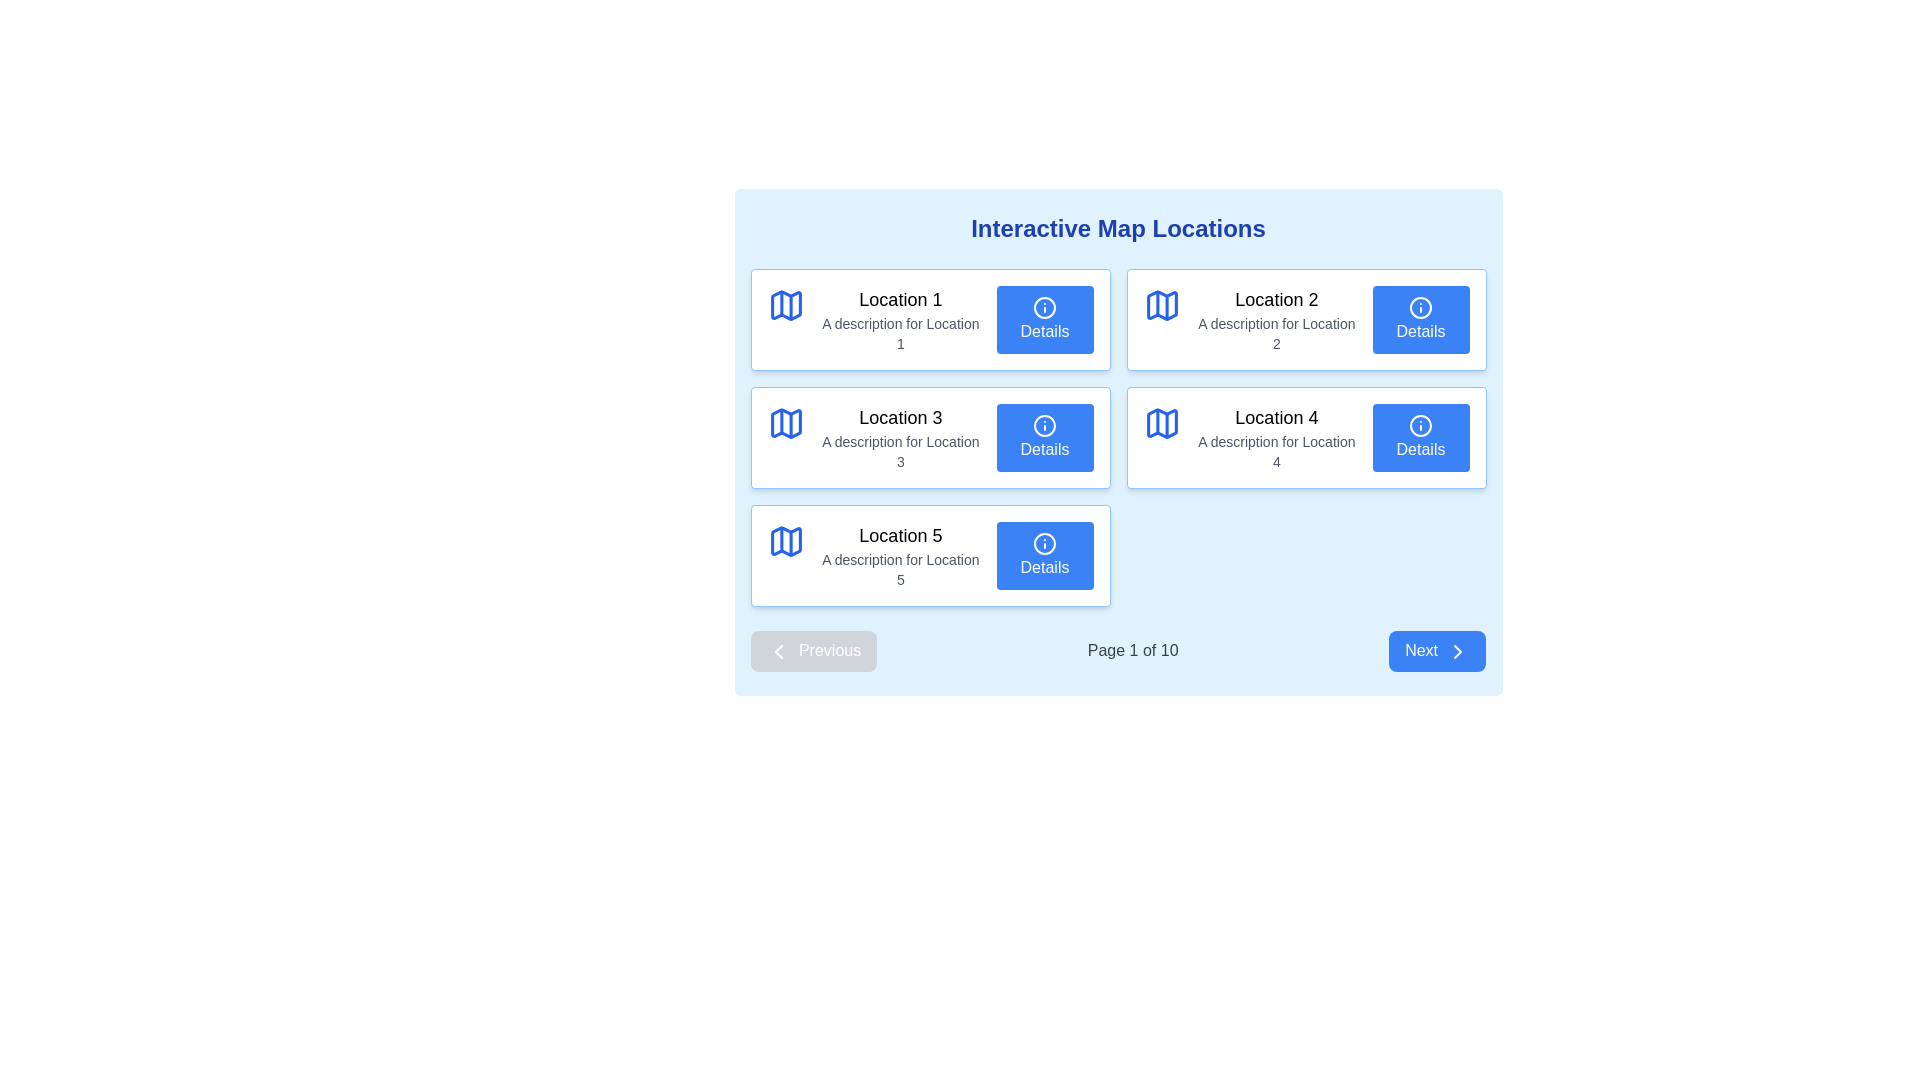 The image size is (1920, 1080). Describe the element at coordinates (899, 333) in the screenshot. I see `the text label that describes the 'Location 1' section, which is positioned below the section title and above the 'Details' action button` at that location.